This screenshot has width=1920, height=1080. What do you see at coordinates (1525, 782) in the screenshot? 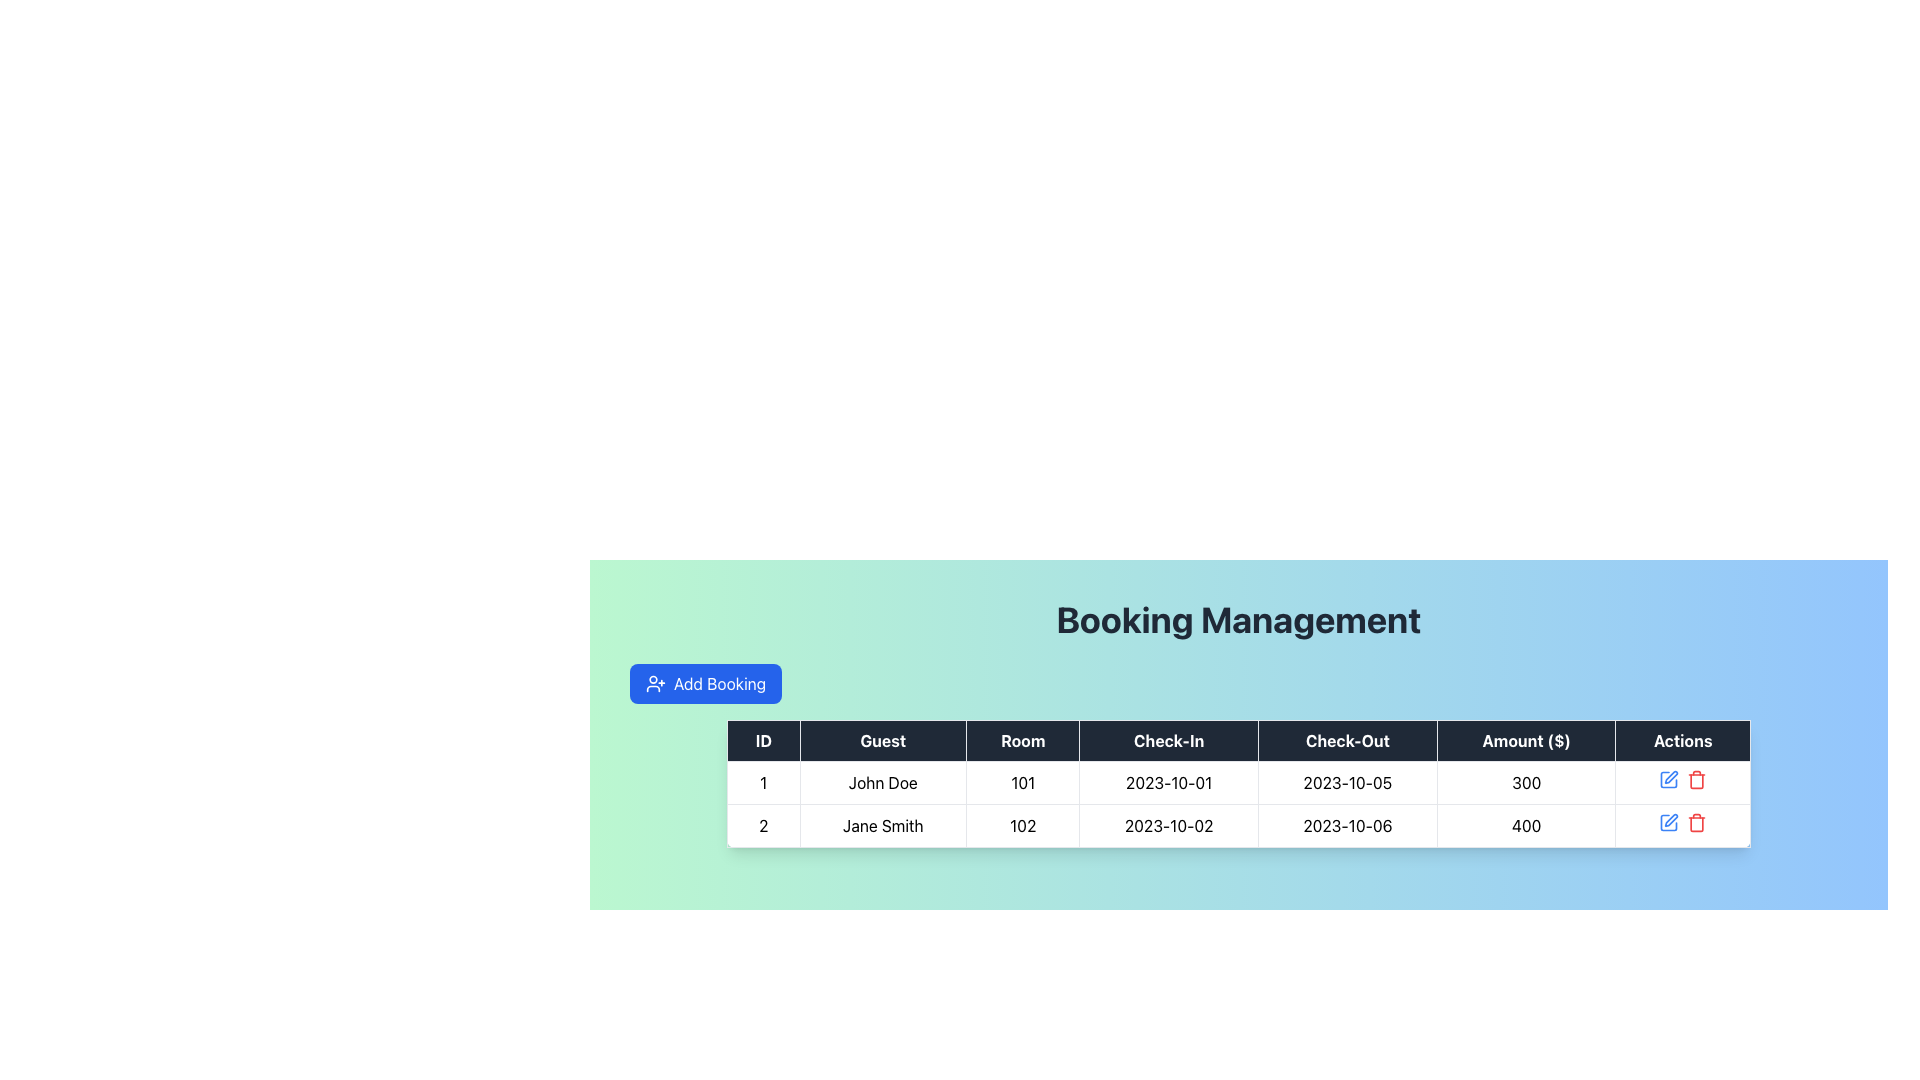
I see `the static text cell displaying the number '300' in the 'Amount ($)' column of the booking table` at bounding box center [1525, 782].